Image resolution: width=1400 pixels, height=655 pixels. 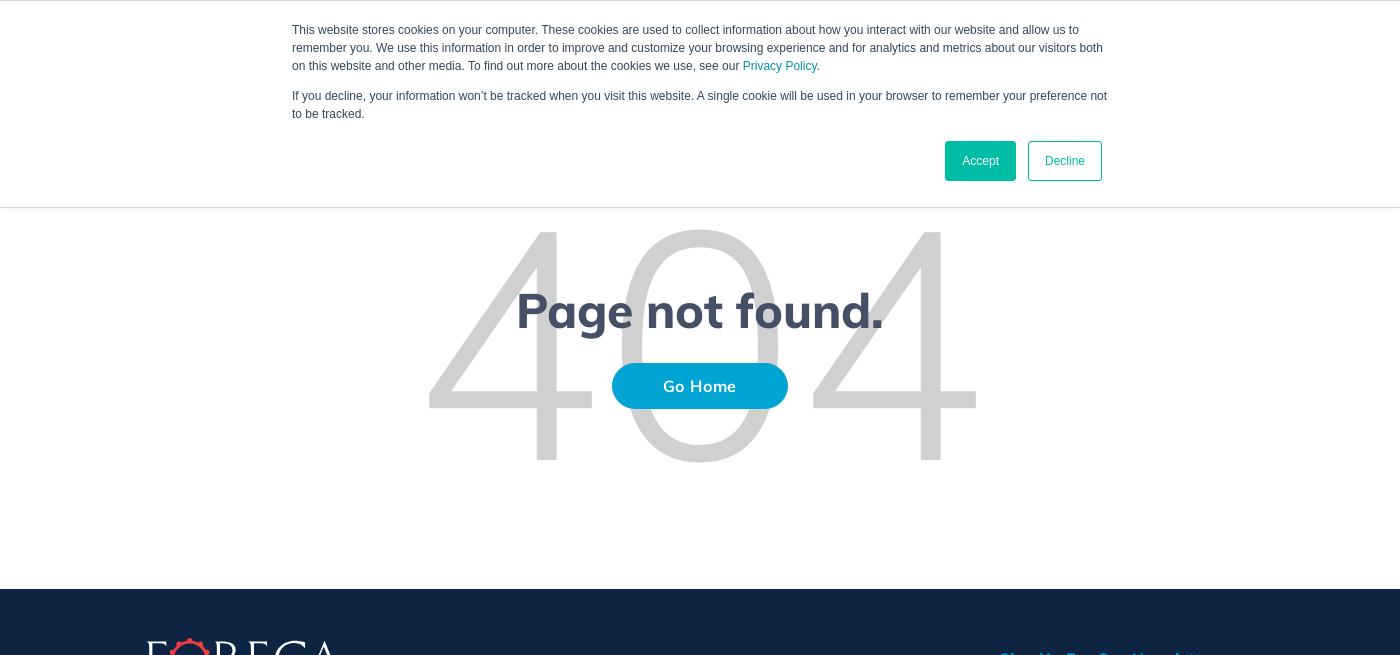 I want to click on 'Privacy Policy', so click(x=778, y=65).